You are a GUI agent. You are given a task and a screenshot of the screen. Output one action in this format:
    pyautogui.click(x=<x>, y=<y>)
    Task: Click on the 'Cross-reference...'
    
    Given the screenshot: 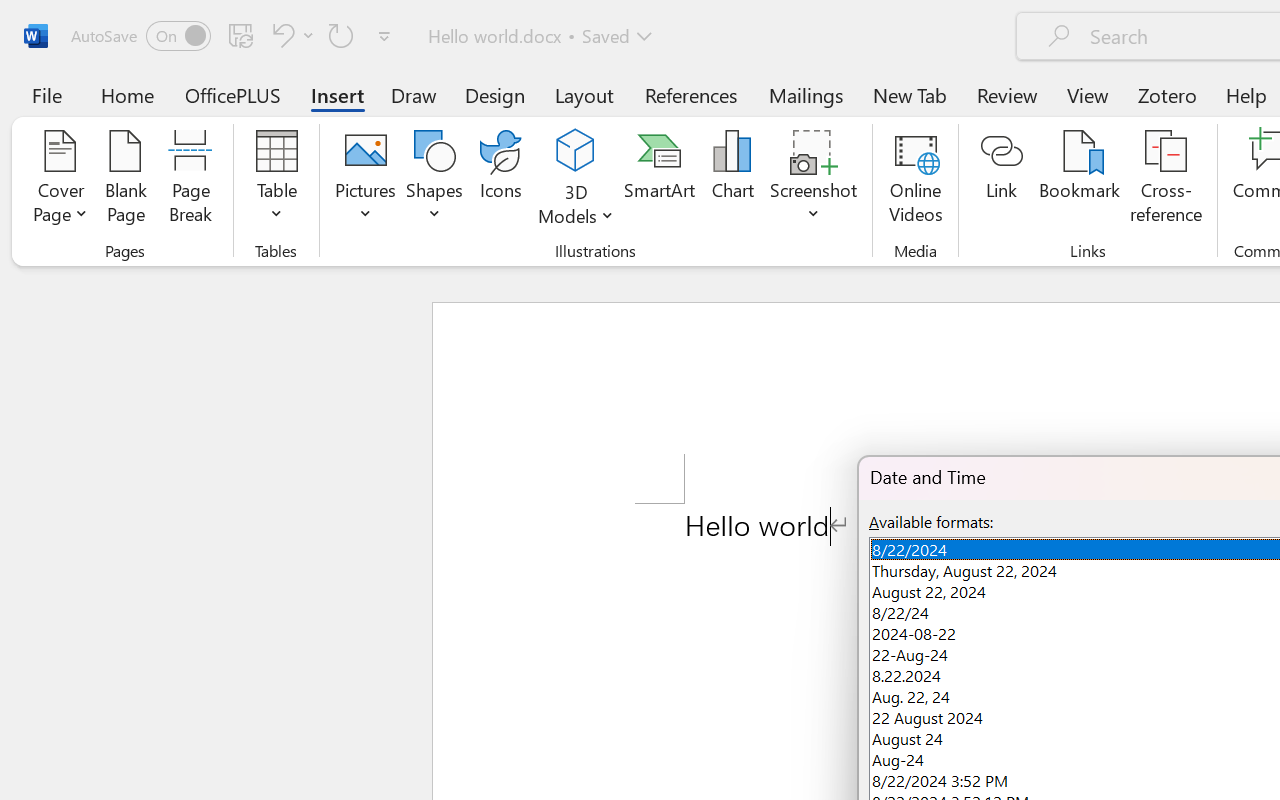 What is the action you would take?
    pyautogui.click(x=1166, y=179)
    